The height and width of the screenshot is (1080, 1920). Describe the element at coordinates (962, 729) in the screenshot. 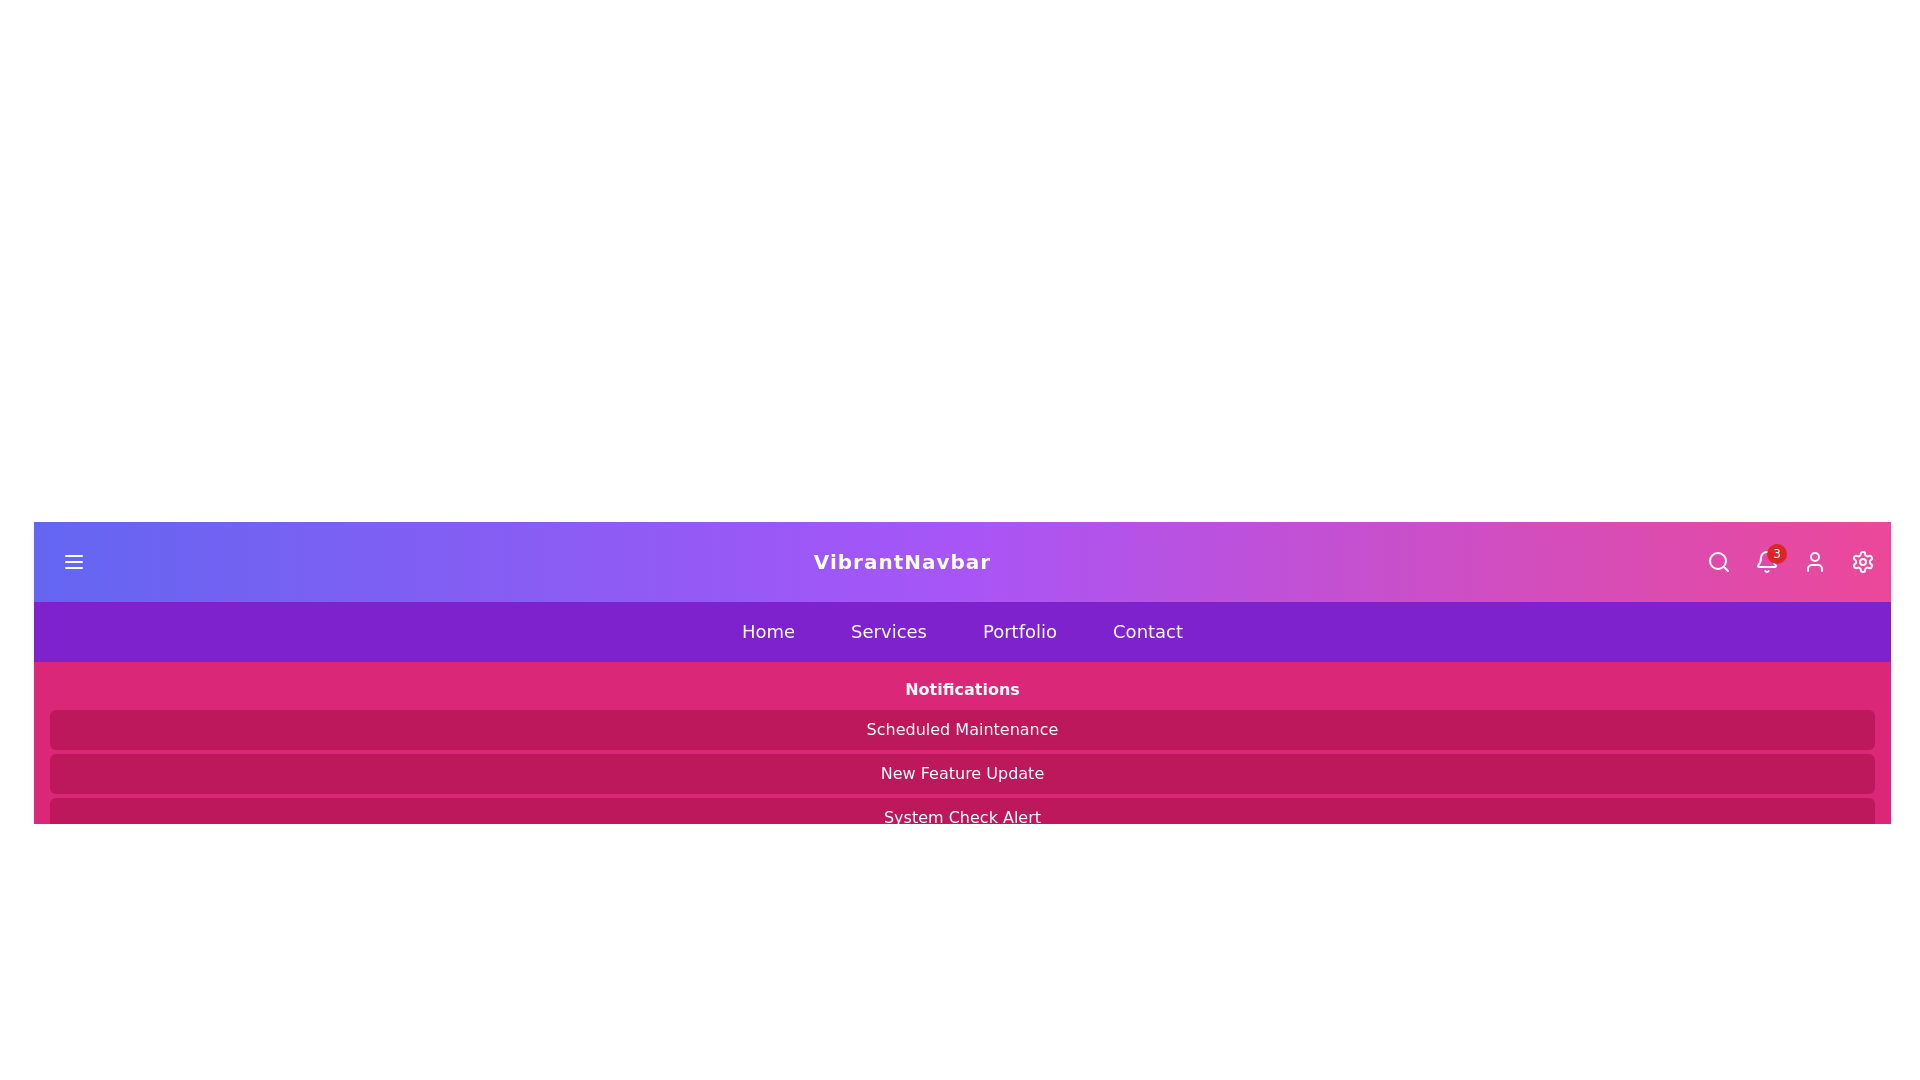

I see `text from the vibrant pink label displaying 'Scheduled Maintenance', which is located below the 'Notifications' header` at that location.